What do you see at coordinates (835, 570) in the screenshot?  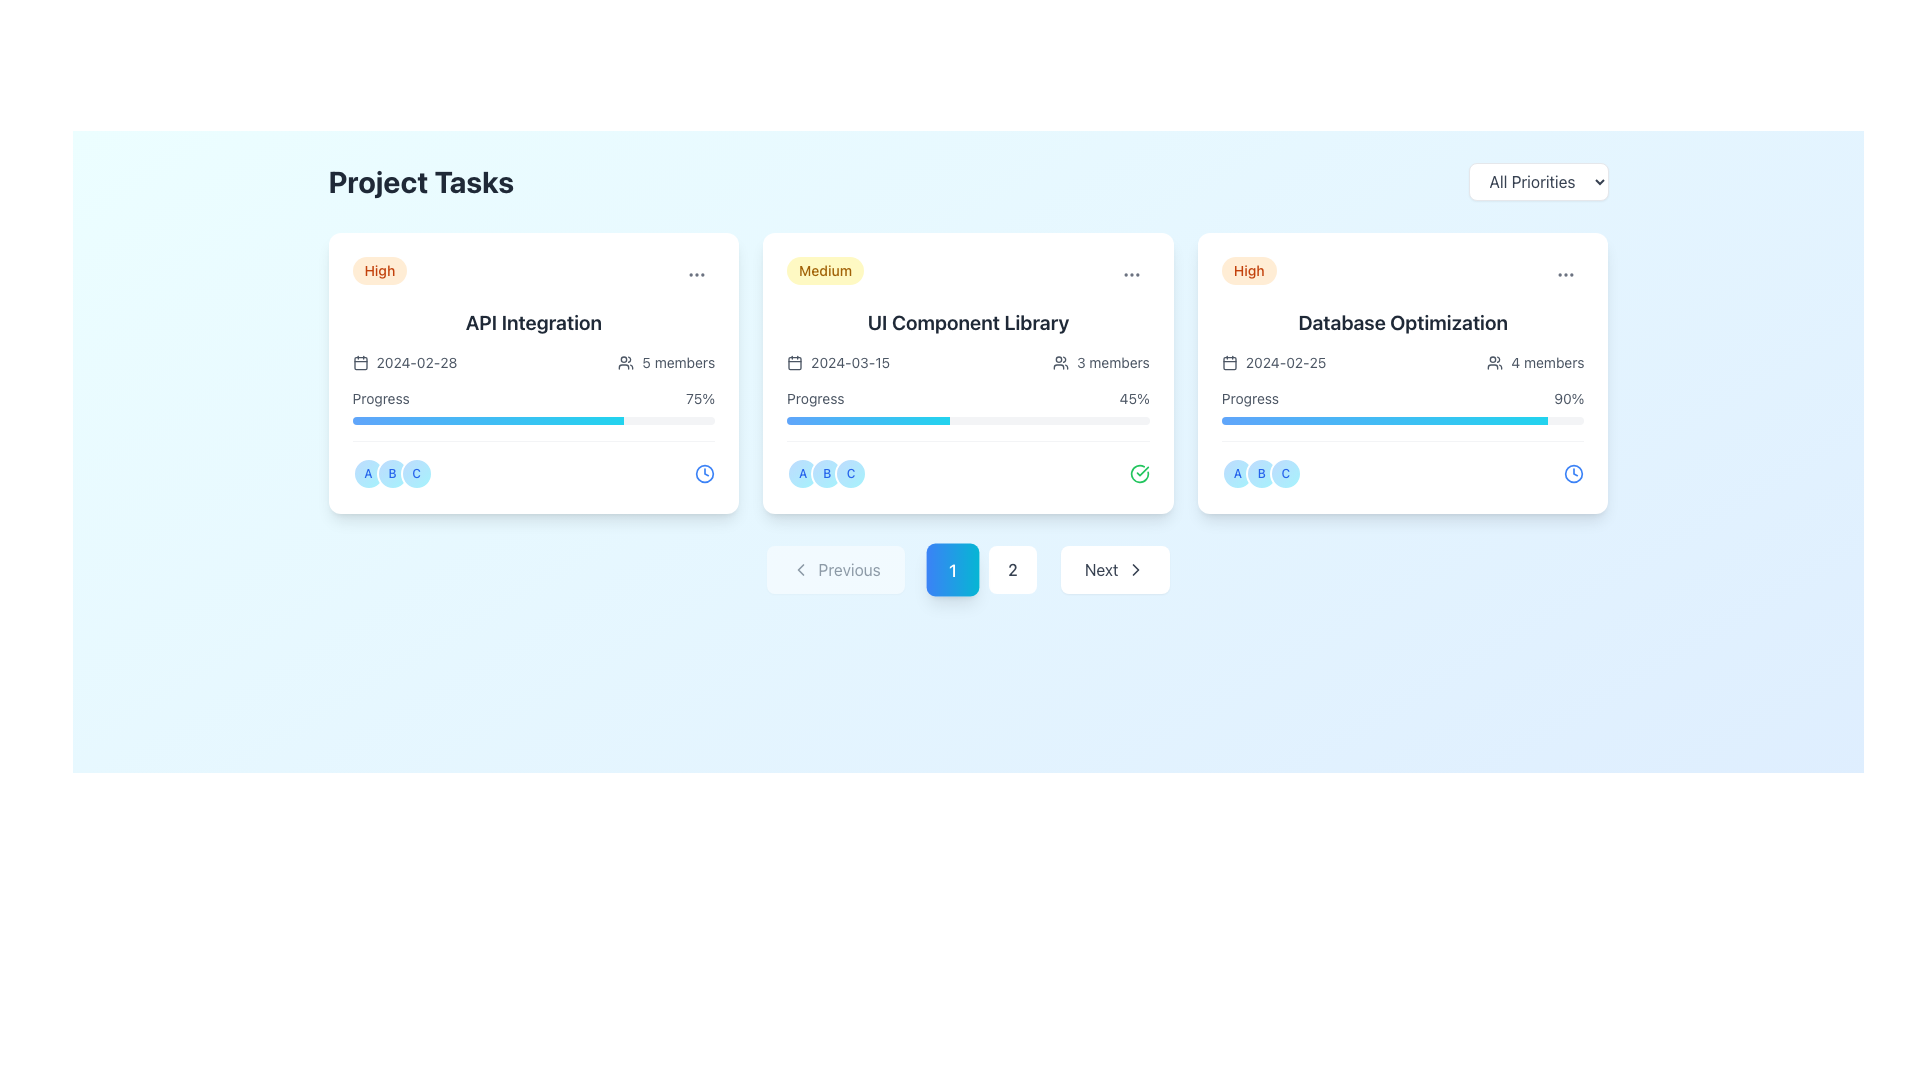 I see `the button located at the bottom left section of the page` at bounding box center [835, 570].